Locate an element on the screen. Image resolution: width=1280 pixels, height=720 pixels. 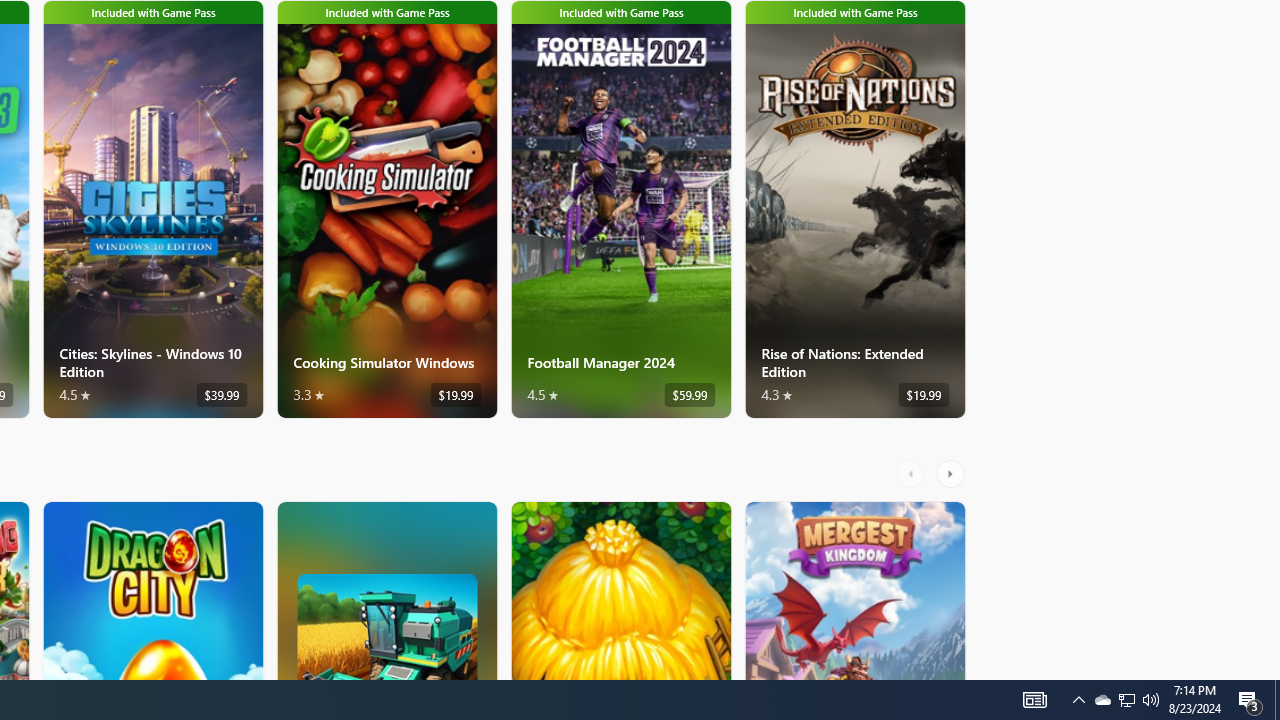
'AutomationID: RightScrollButton' is located at coordinates (951, 473).